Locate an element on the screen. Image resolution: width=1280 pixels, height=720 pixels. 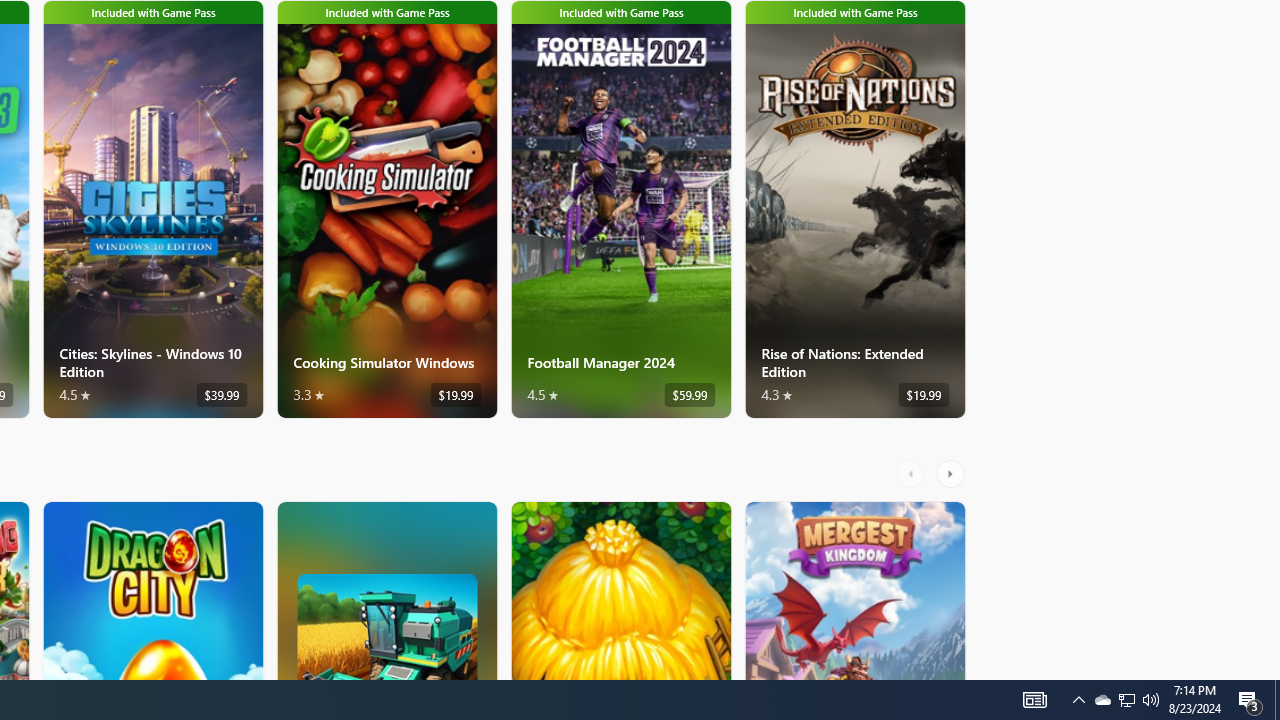
'AutomationID: RightScrollButton' is located at coordinates (951, 473).